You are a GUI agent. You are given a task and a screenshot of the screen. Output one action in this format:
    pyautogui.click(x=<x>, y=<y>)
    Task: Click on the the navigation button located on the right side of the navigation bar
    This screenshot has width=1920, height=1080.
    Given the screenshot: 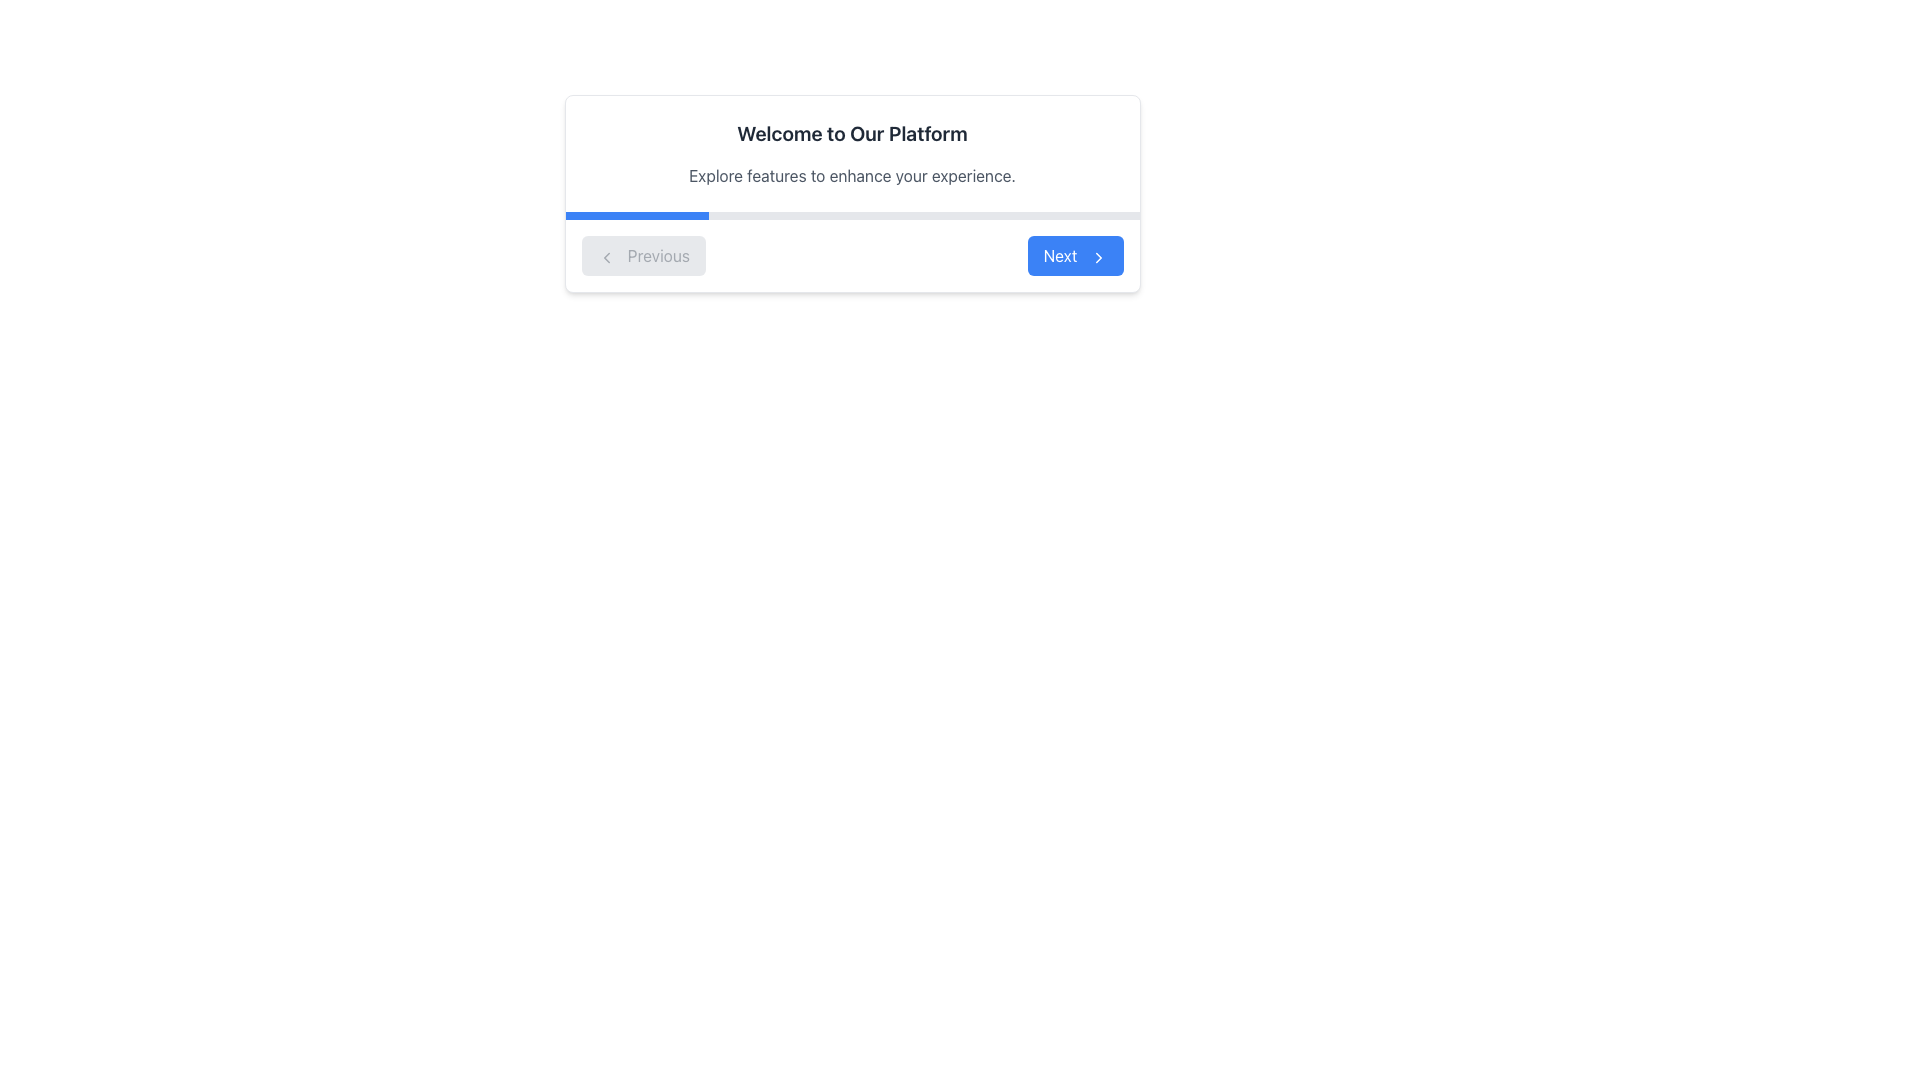 What is the action you would take?
    pyautogui.click(x=1074, y=254)
    